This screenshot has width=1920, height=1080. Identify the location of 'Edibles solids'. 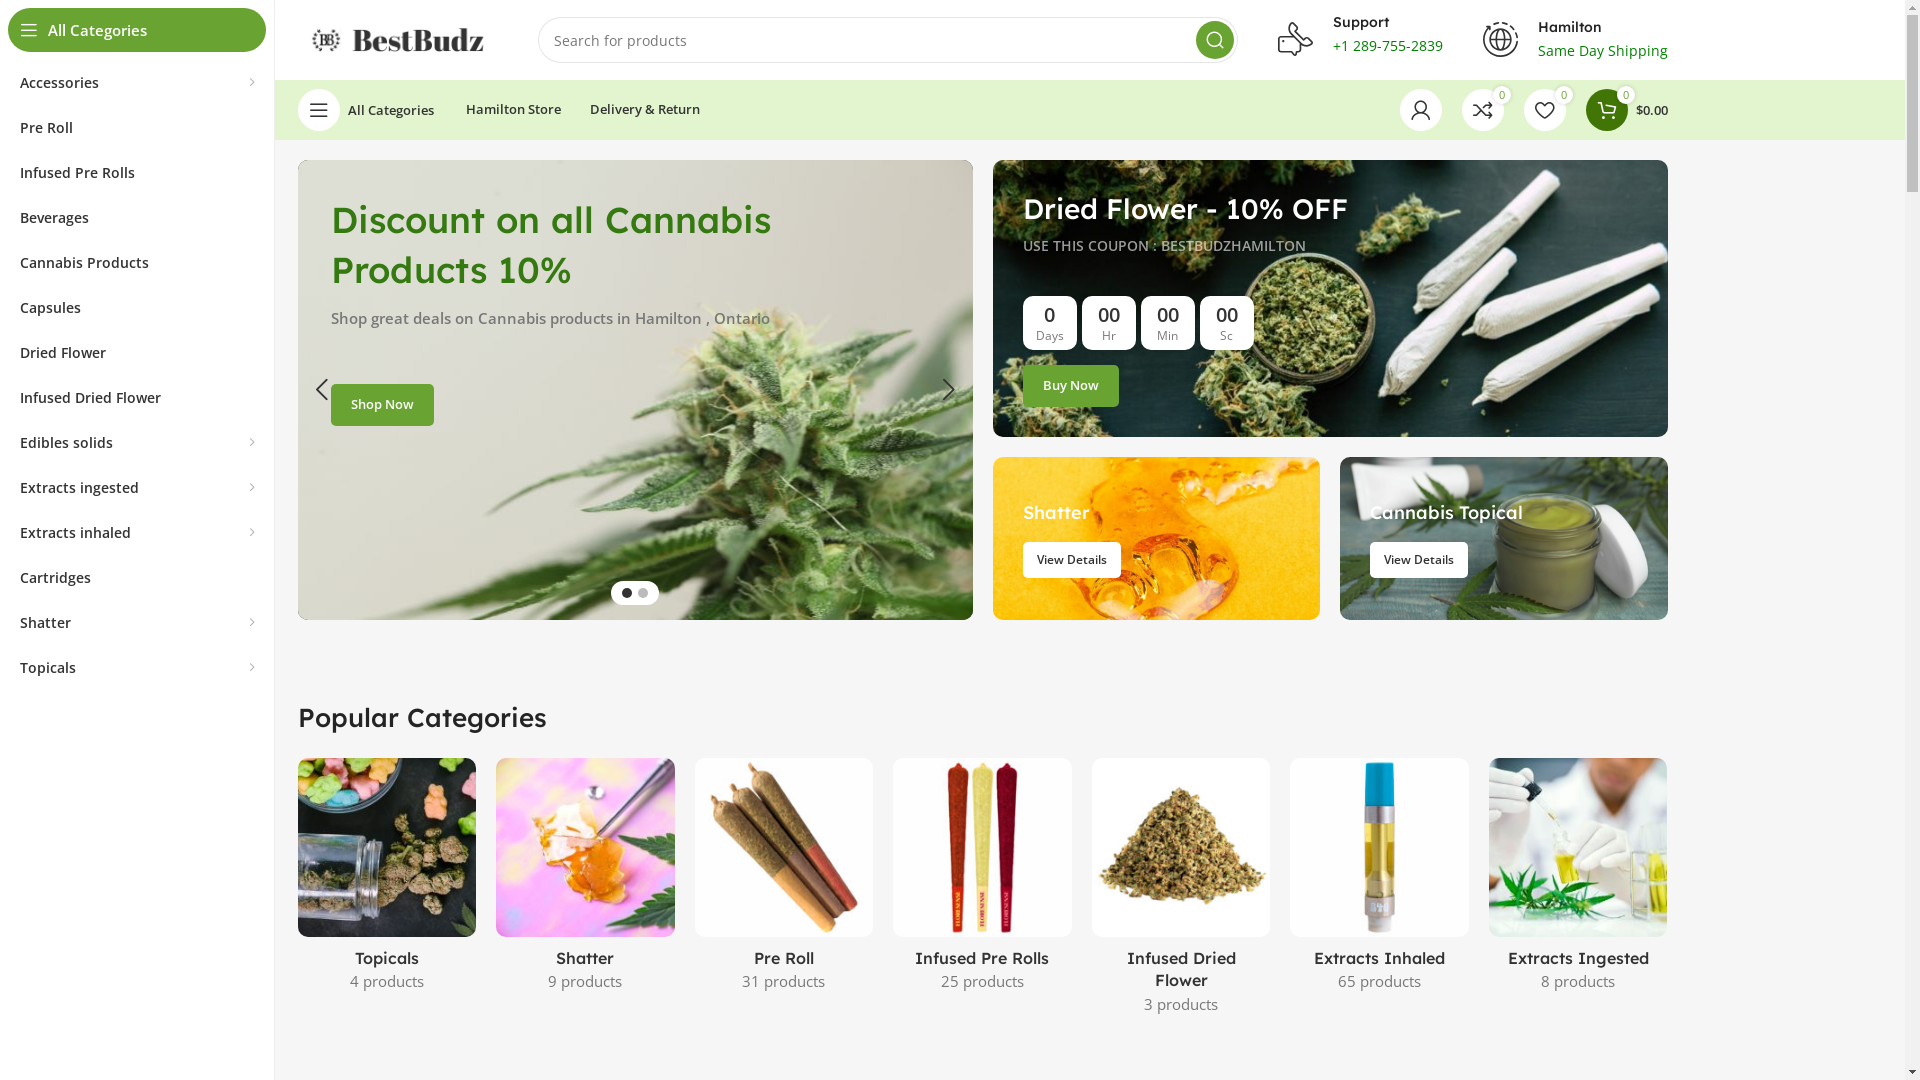
(136, 441).